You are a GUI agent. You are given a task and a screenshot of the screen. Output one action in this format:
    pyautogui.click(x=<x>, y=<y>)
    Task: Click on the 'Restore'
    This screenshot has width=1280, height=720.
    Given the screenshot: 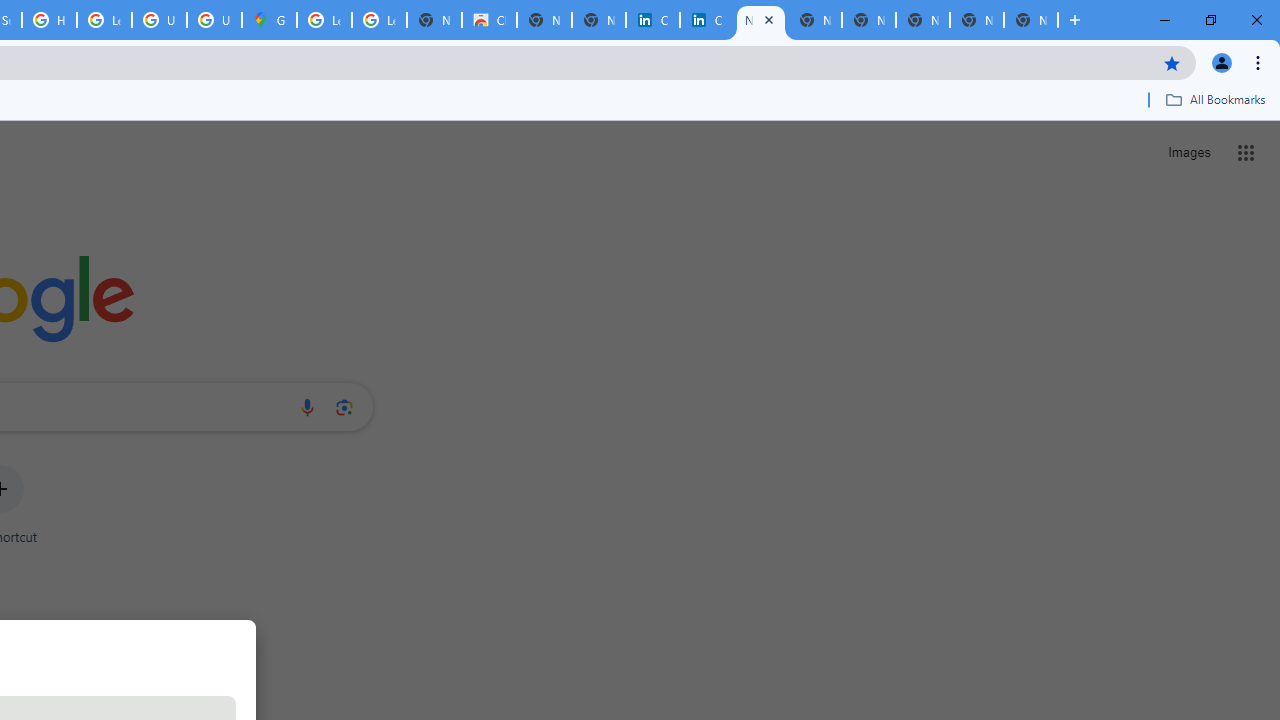 What is the action you would take?
    pyautogui.click(x=1209, y=20)
    